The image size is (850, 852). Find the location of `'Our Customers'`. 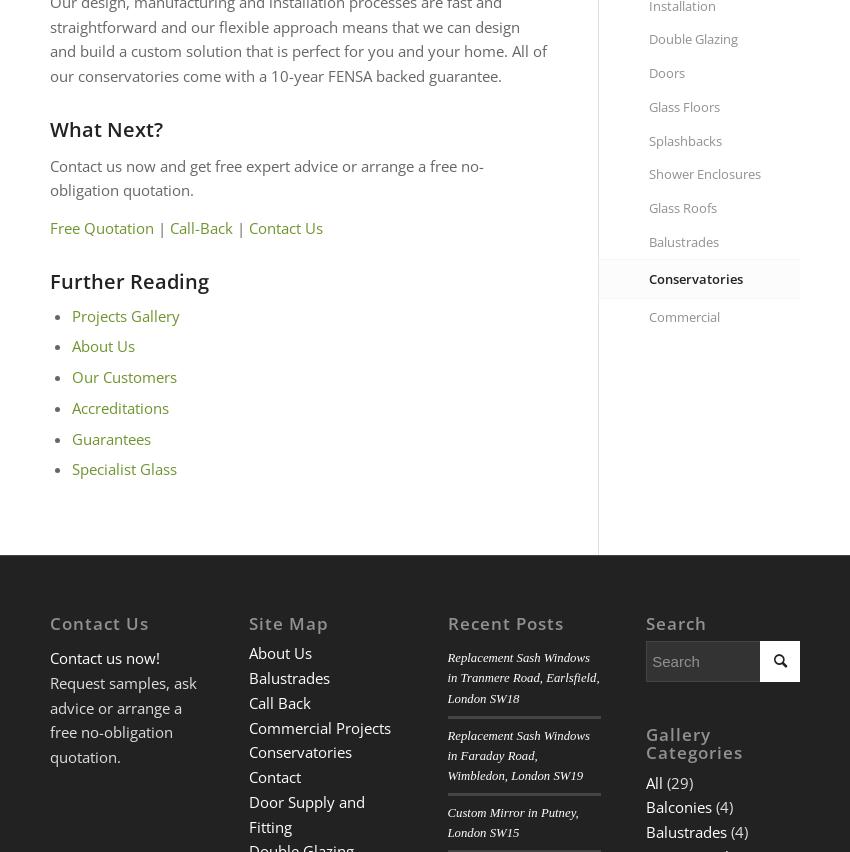

'Our Customers' is located at coordinates (123, 376).